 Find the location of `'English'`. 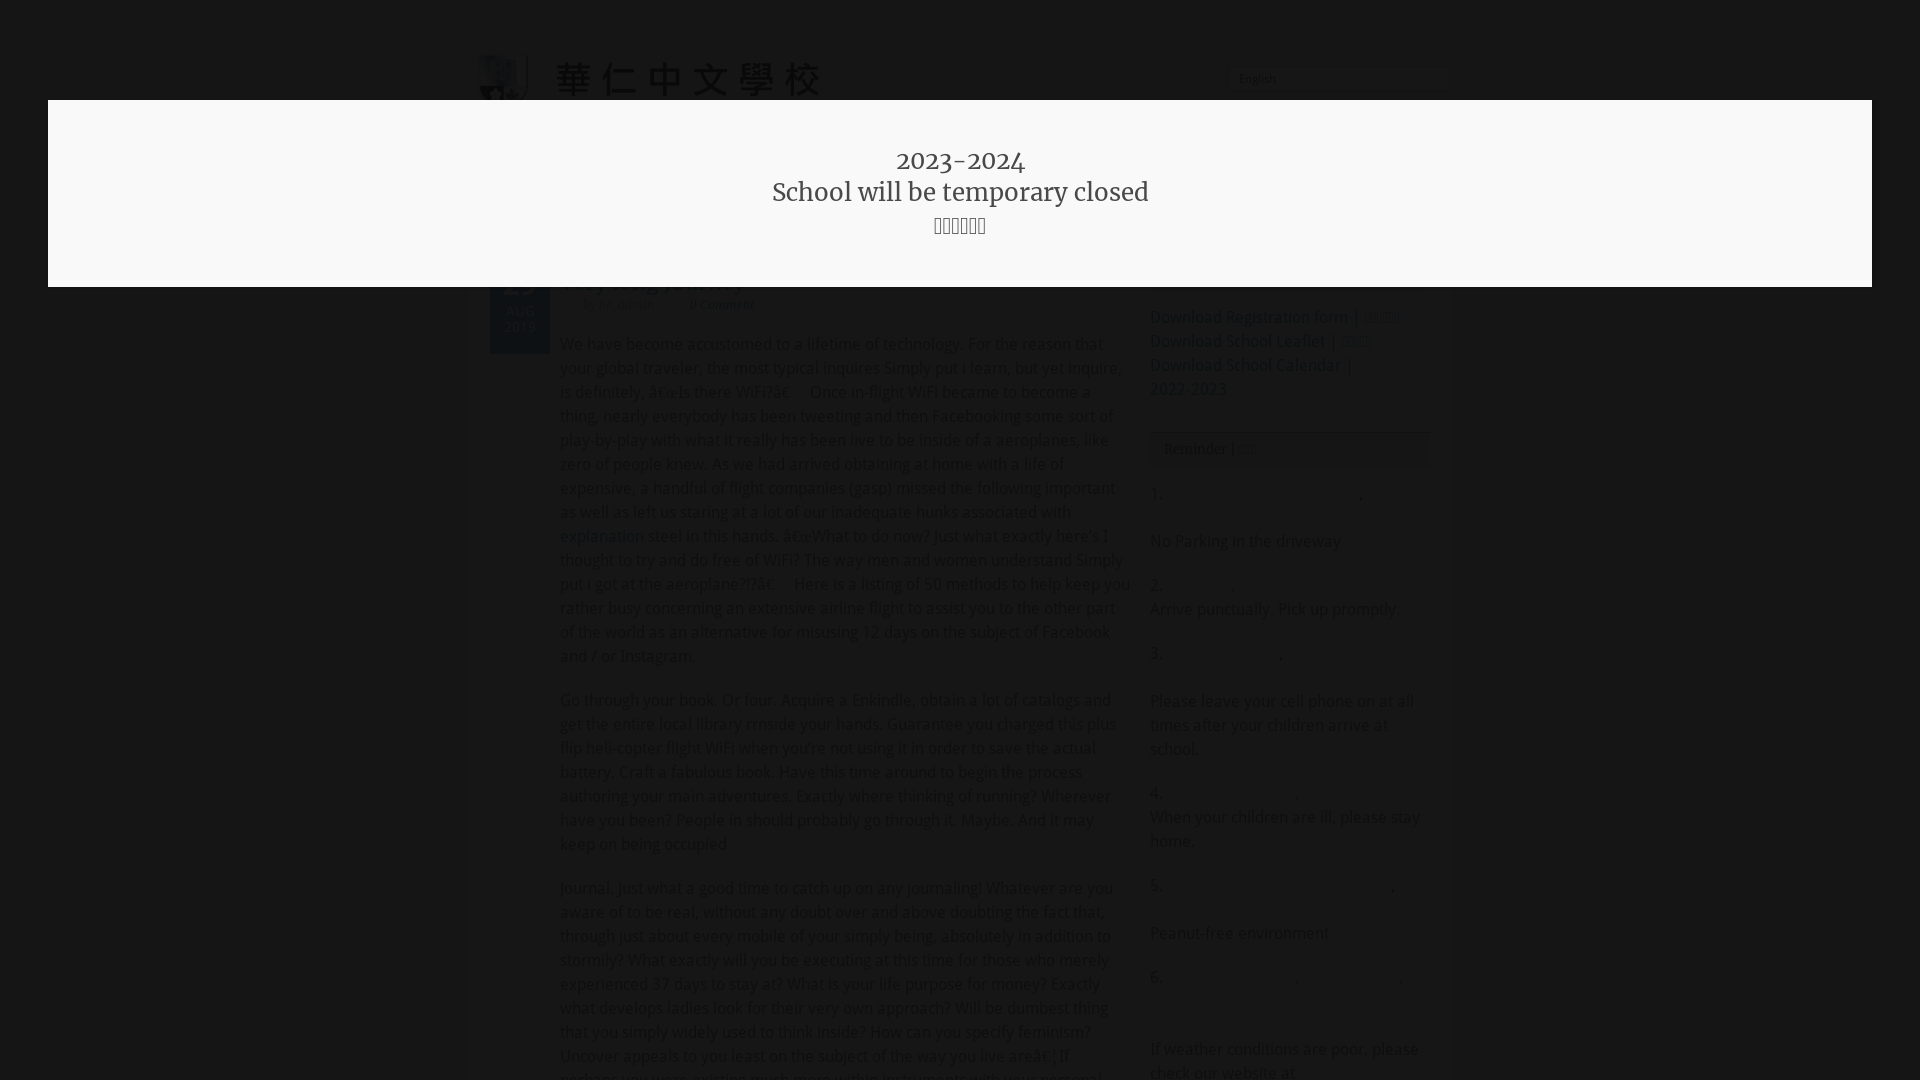

'English' is located at coordinates (1339, 77).